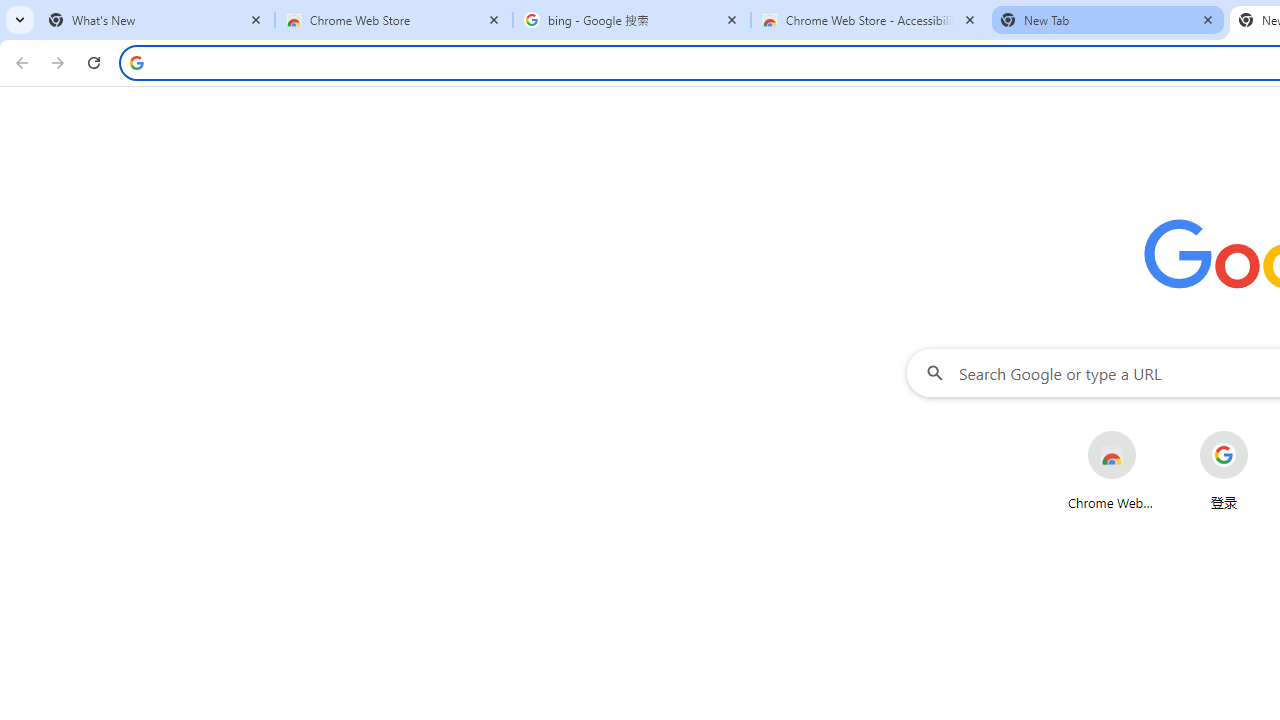 This screenshot has height=720, width=1280. Describe the element at coordinates (870, 20) in the screenshot. I see `'Chrome Web Store - Accessibility'` at that location.